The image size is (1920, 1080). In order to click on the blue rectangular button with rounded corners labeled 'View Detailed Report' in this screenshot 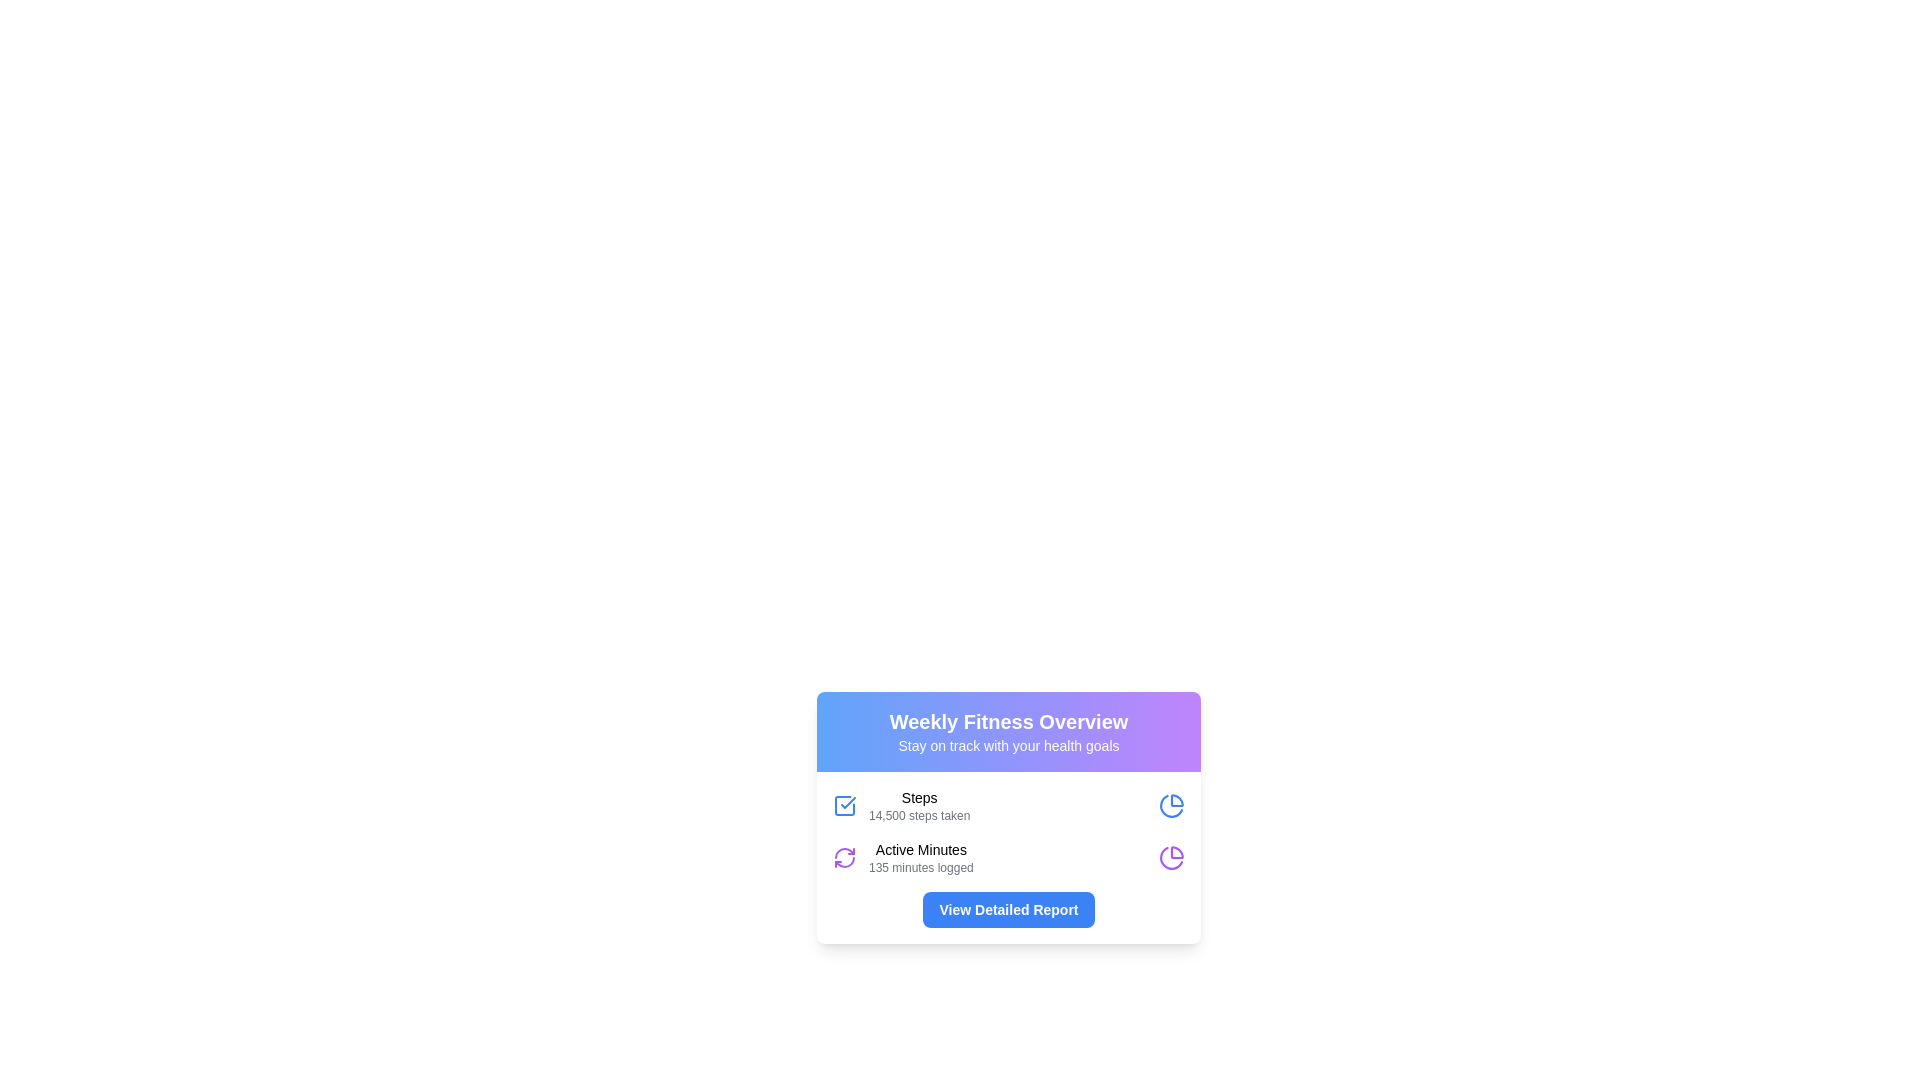, I will do `click(1008, 910)`.